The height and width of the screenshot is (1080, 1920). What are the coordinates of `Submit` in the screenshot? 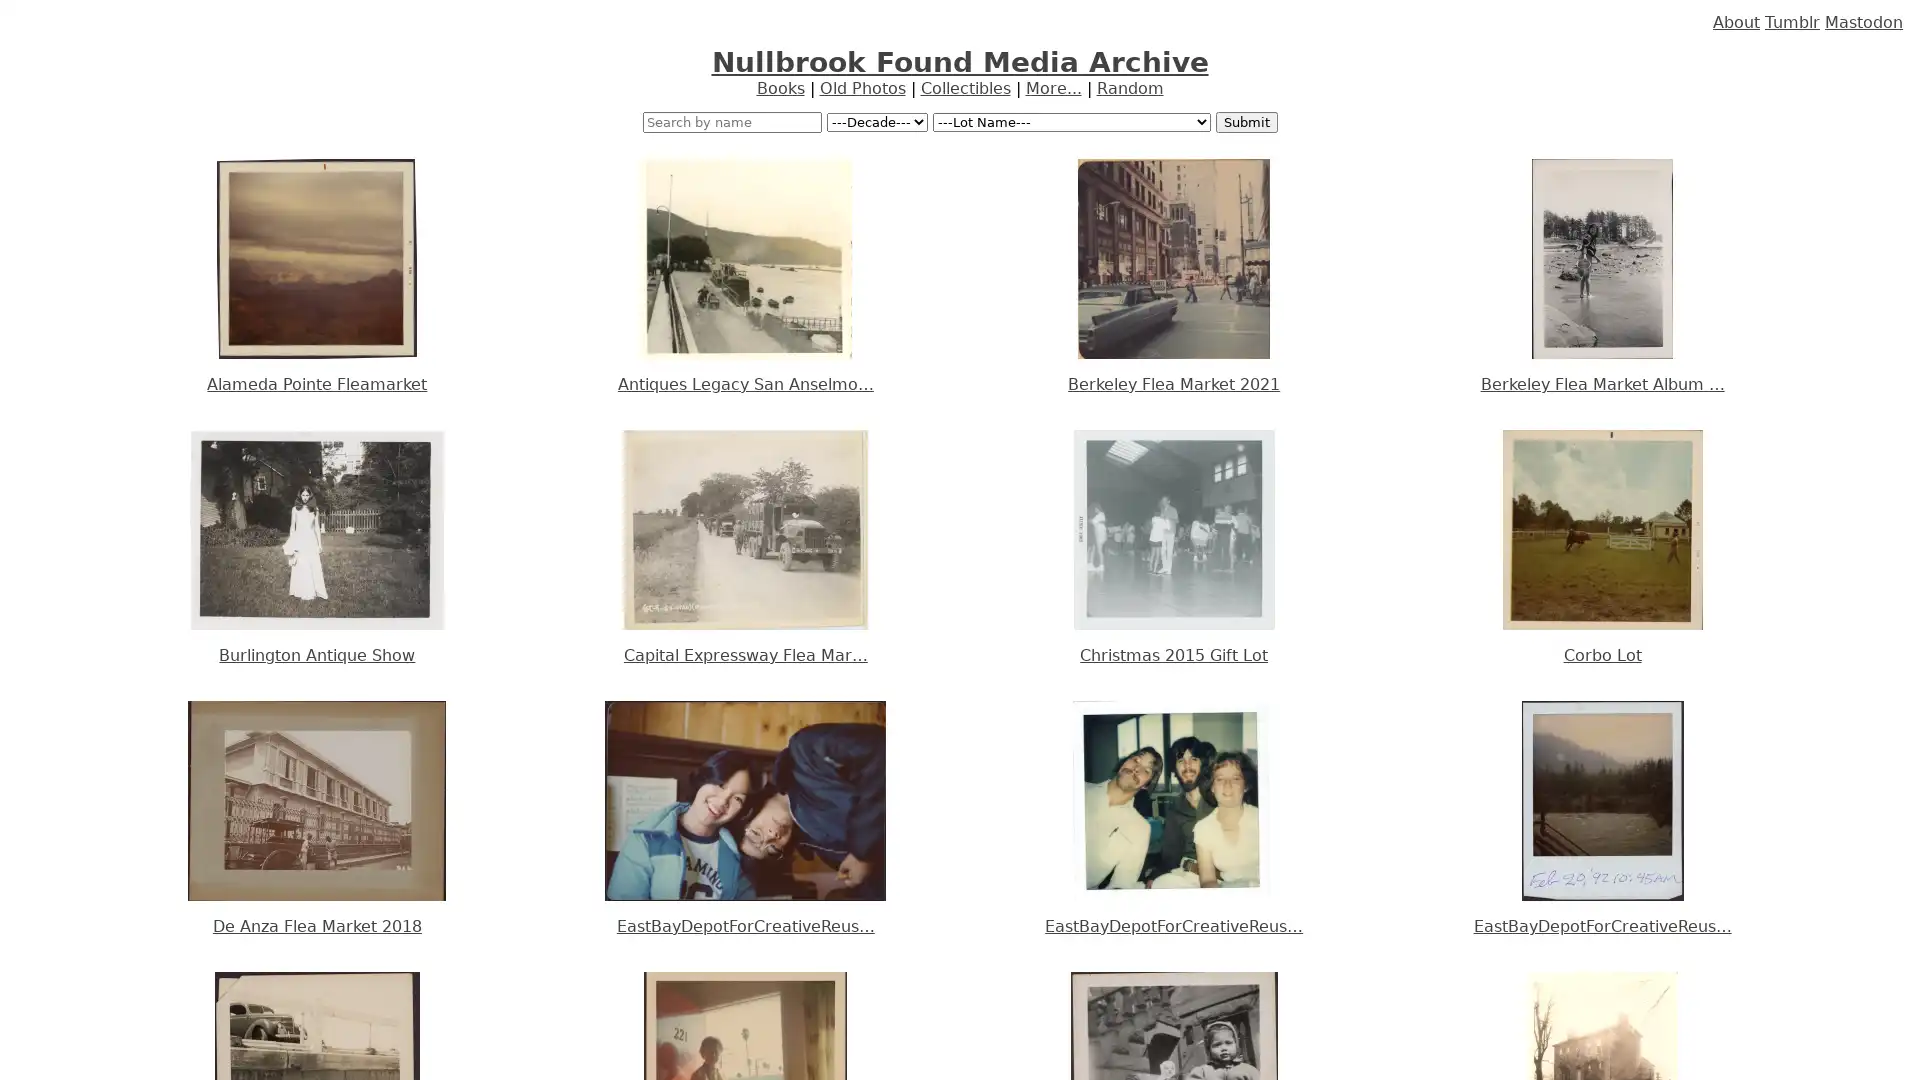 It's located at (1245, 122).